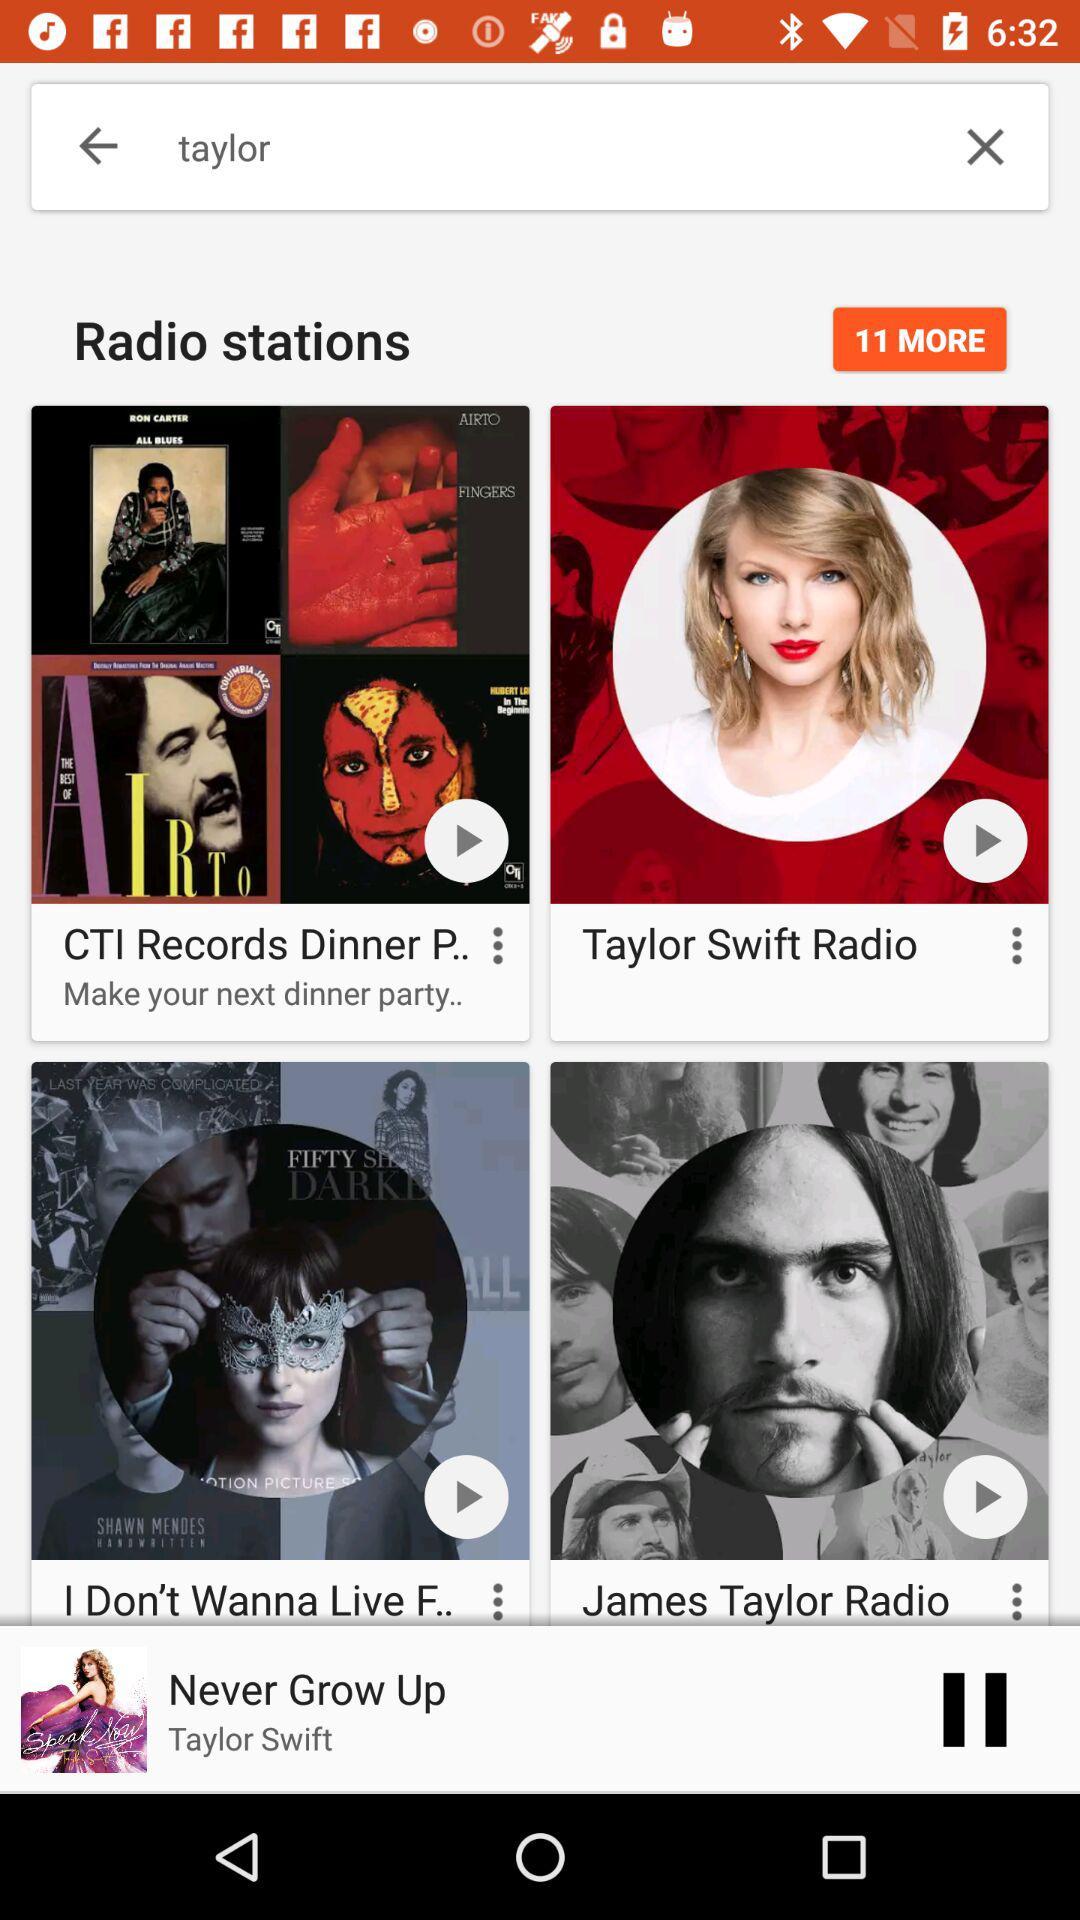 This screenshot has height=1920, width=1080. What do you see at coordinates (281, 654) in the screenshot?
I see `first image in the page` at bounding box center [281, 654].